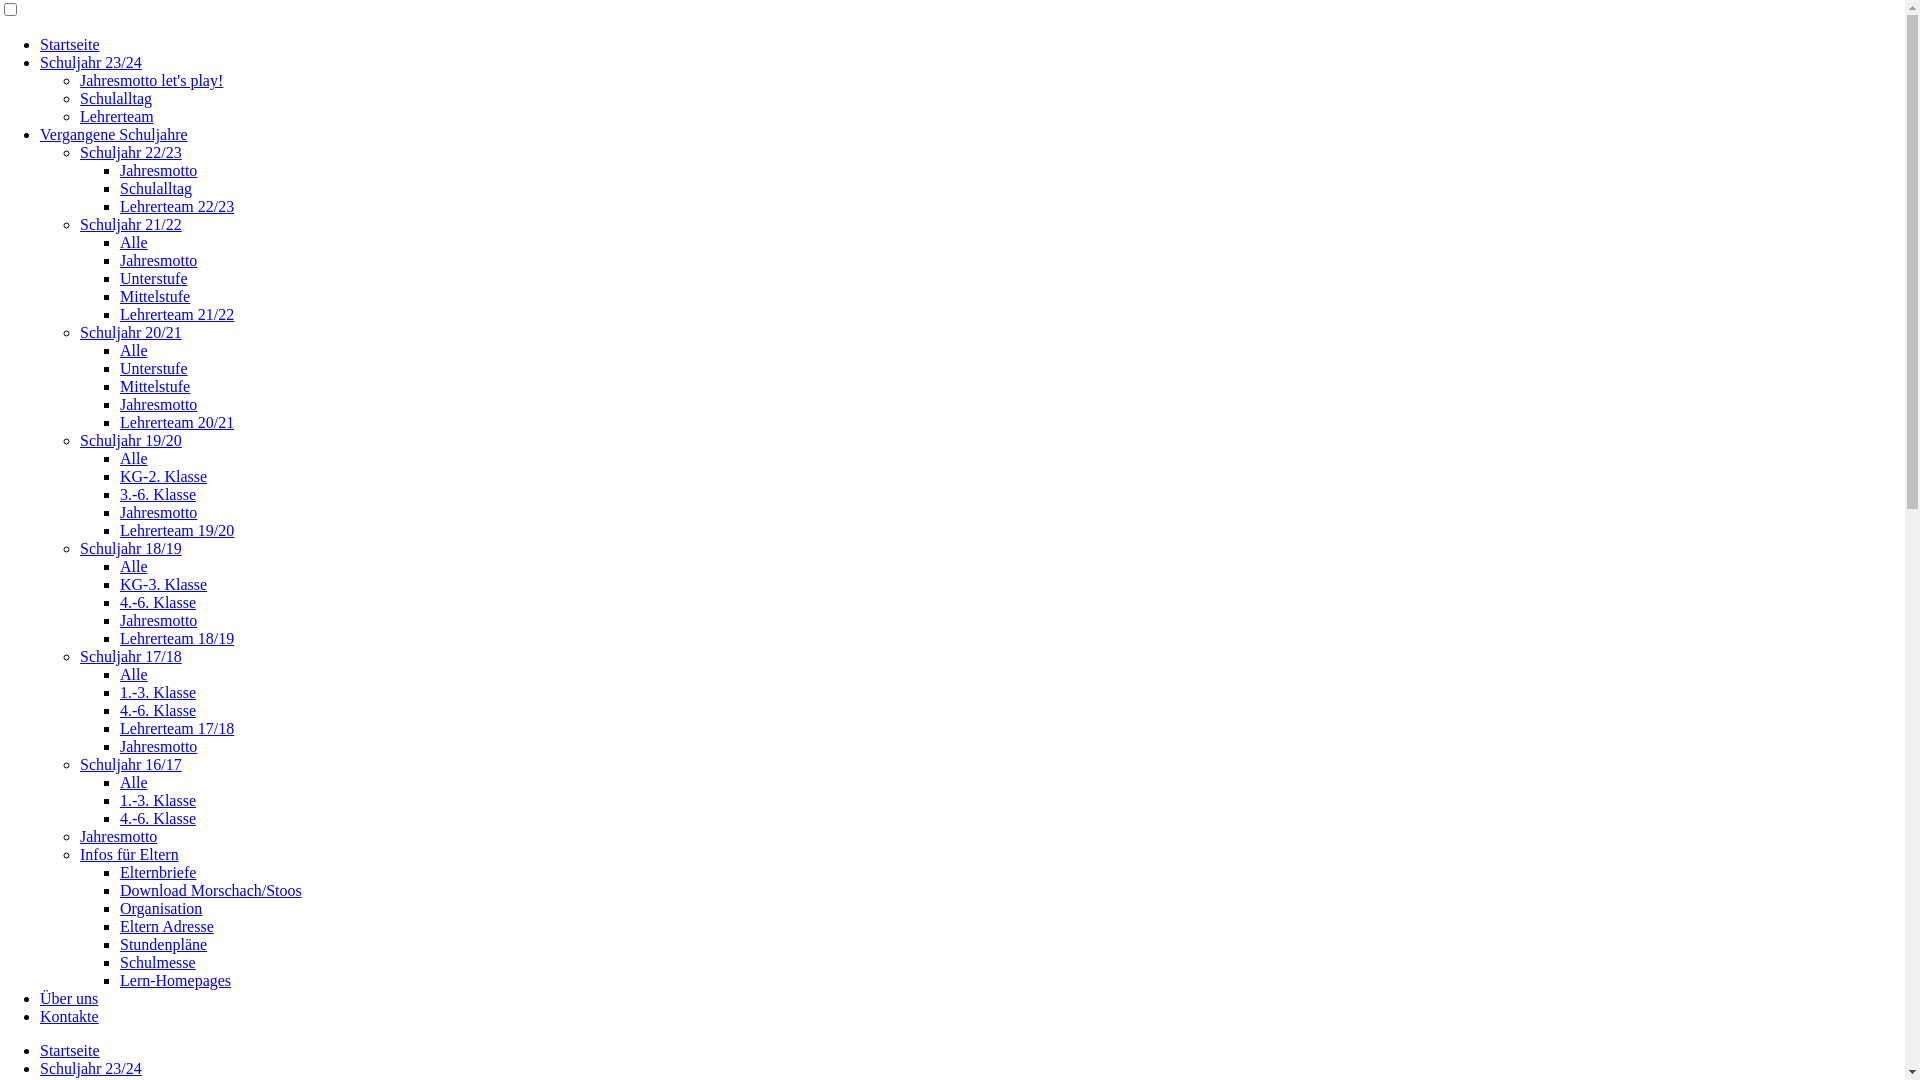  I want to click on '1.-3. Klasse', so click(157, 691).